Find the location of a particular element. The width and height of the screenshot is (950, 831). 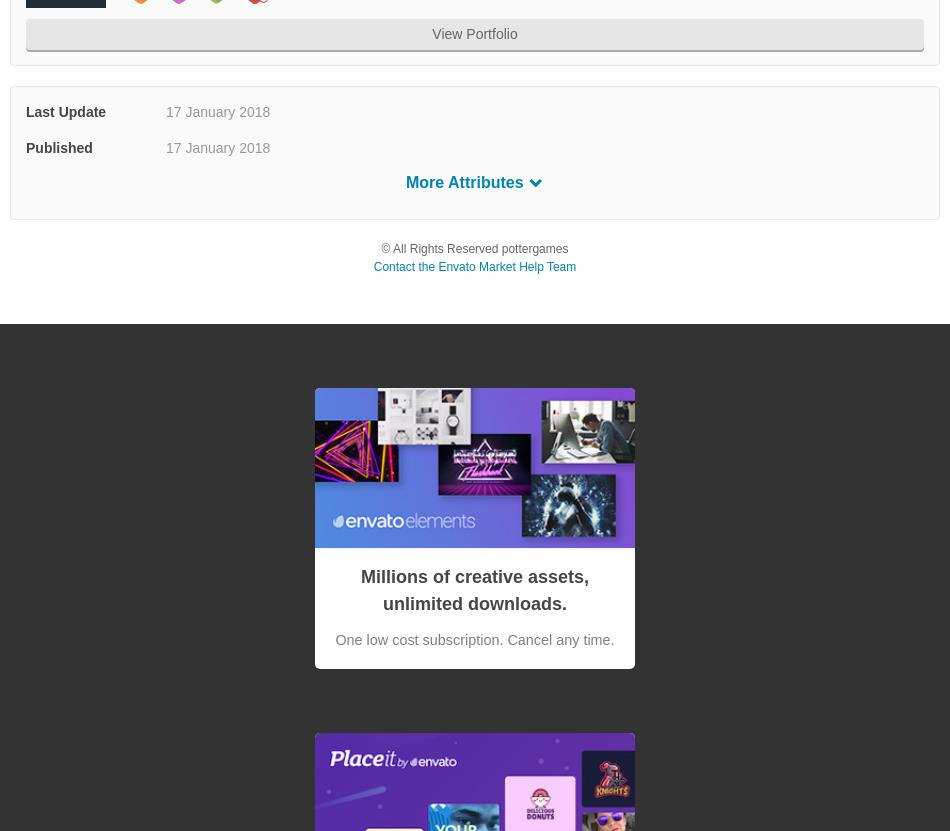

'Software Version' is located at coordinates (82, 219).